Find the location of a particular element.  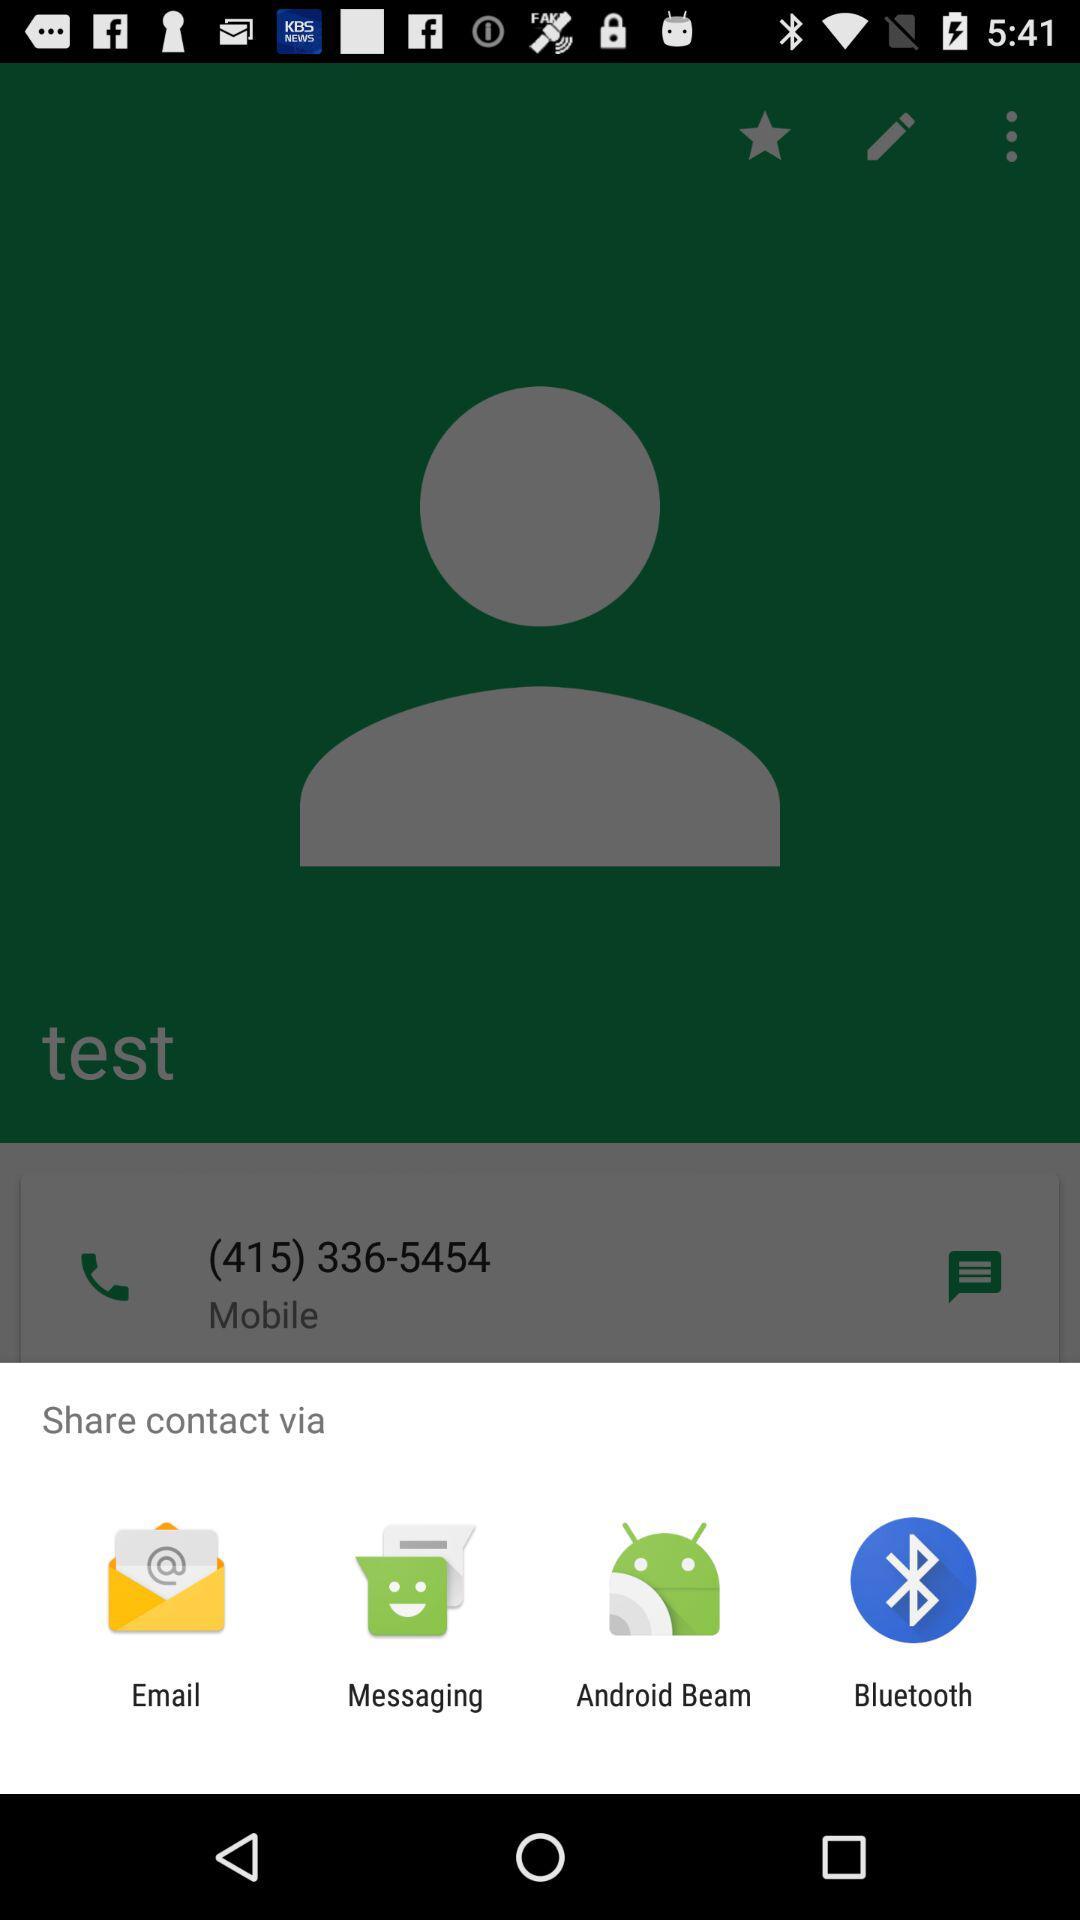

the app to the right of messaging item is located at coordinates (664, 1711).